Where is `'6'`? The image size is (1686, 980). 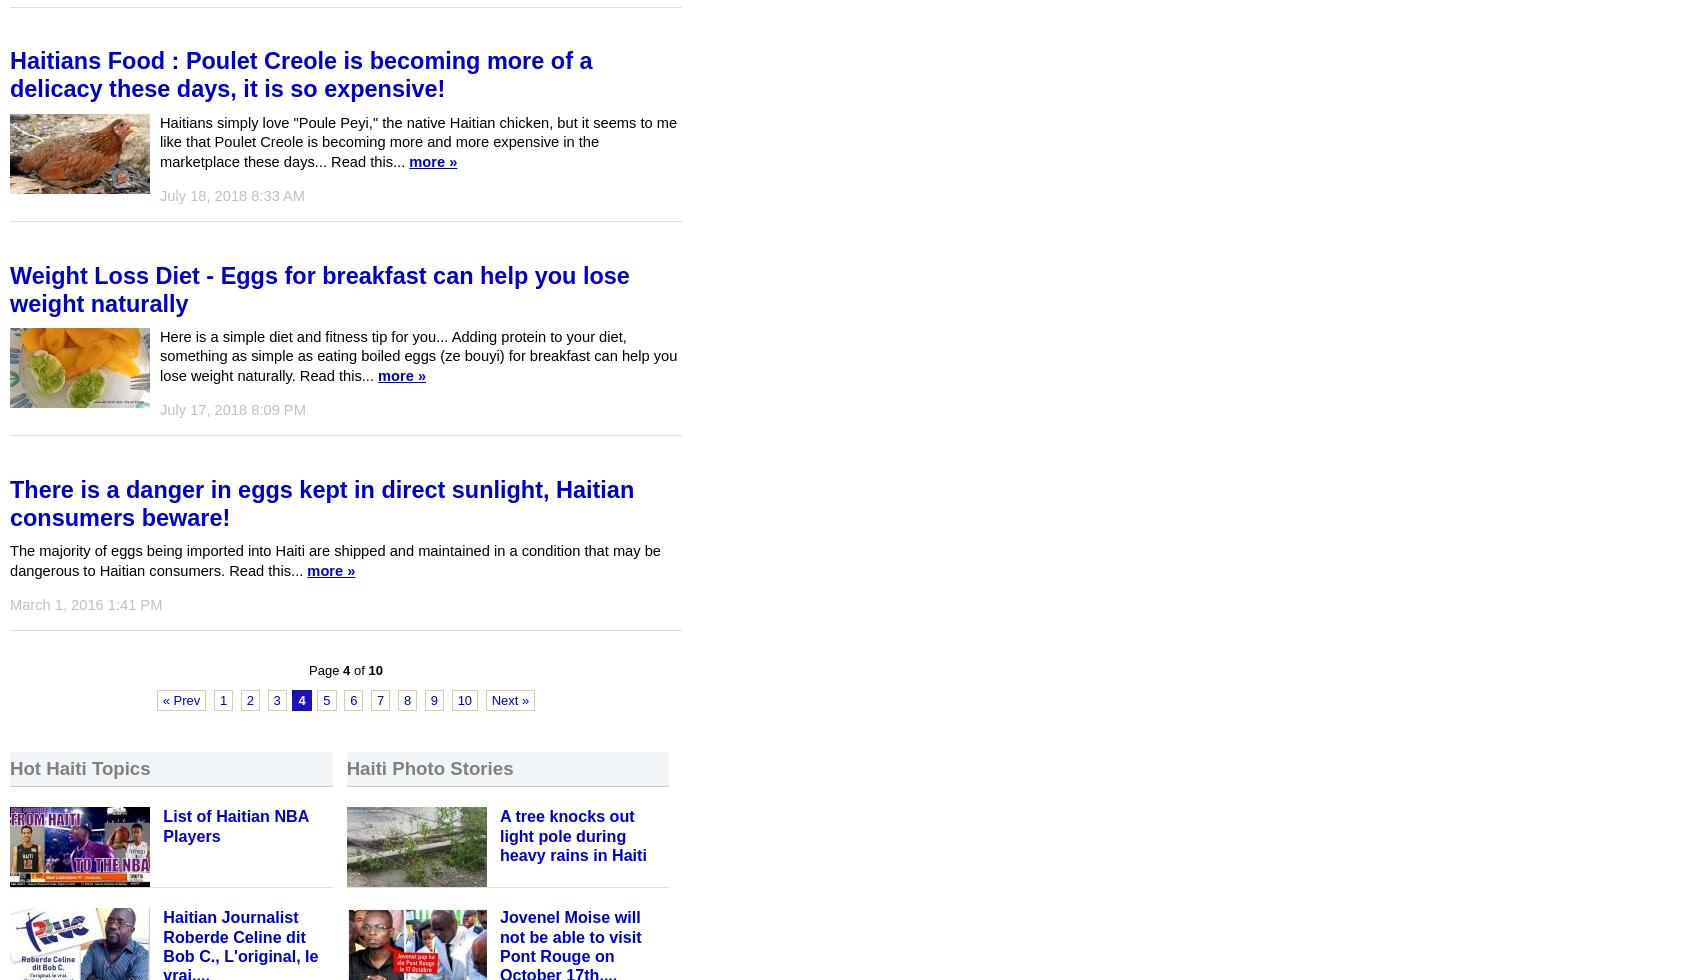
'6' is located at coordinates (349, 699).